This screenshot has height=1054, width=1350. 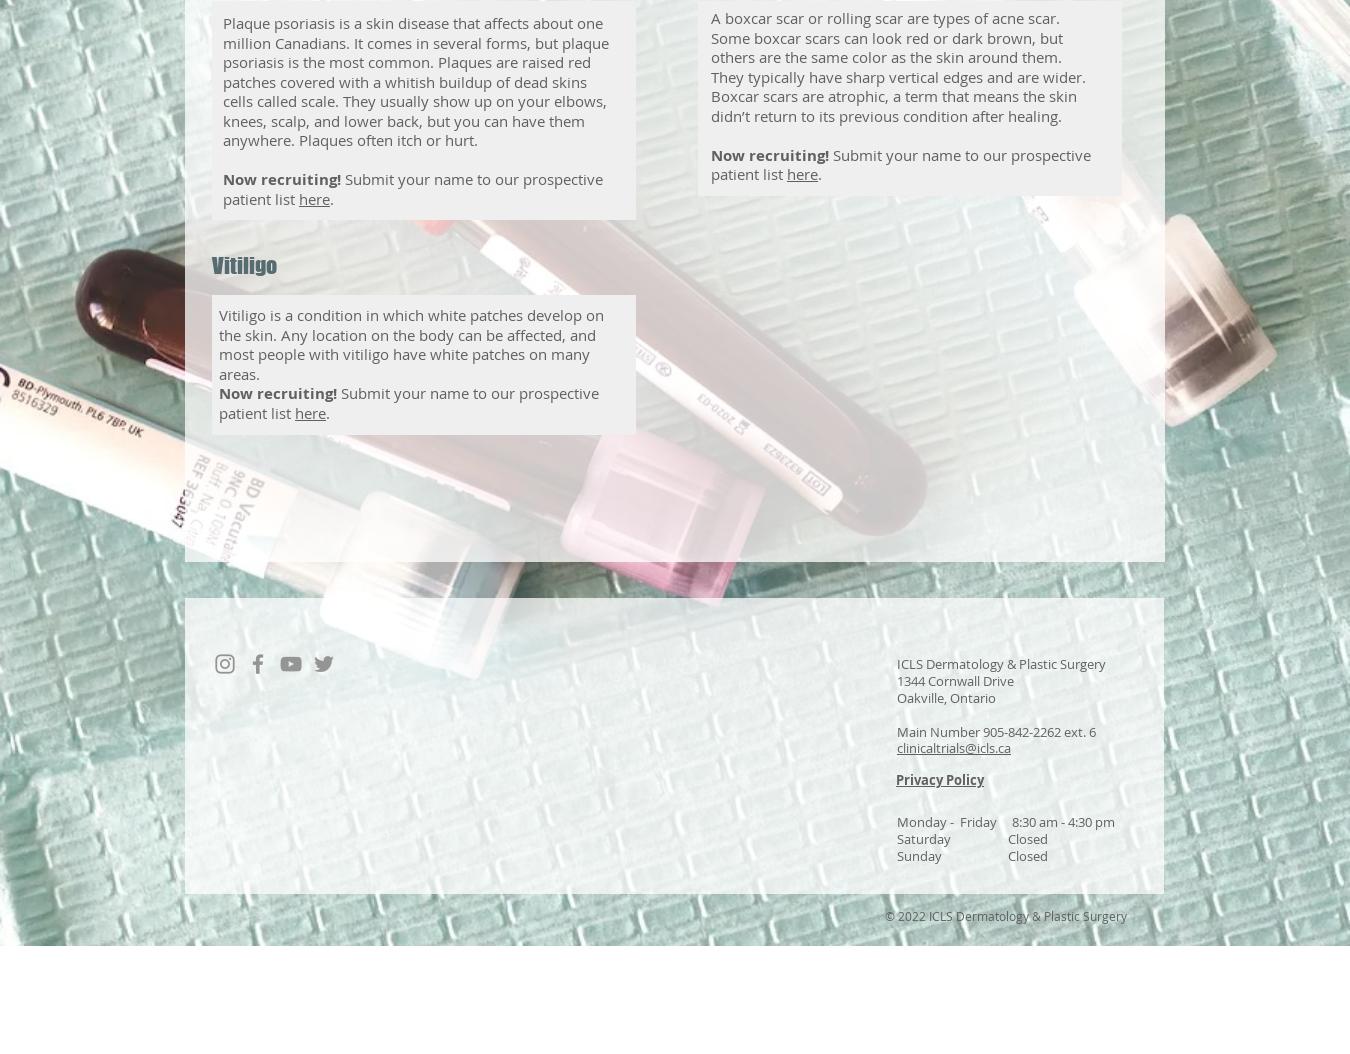 I want to click on 'Privacy Policy', so click(x=939, y=779).